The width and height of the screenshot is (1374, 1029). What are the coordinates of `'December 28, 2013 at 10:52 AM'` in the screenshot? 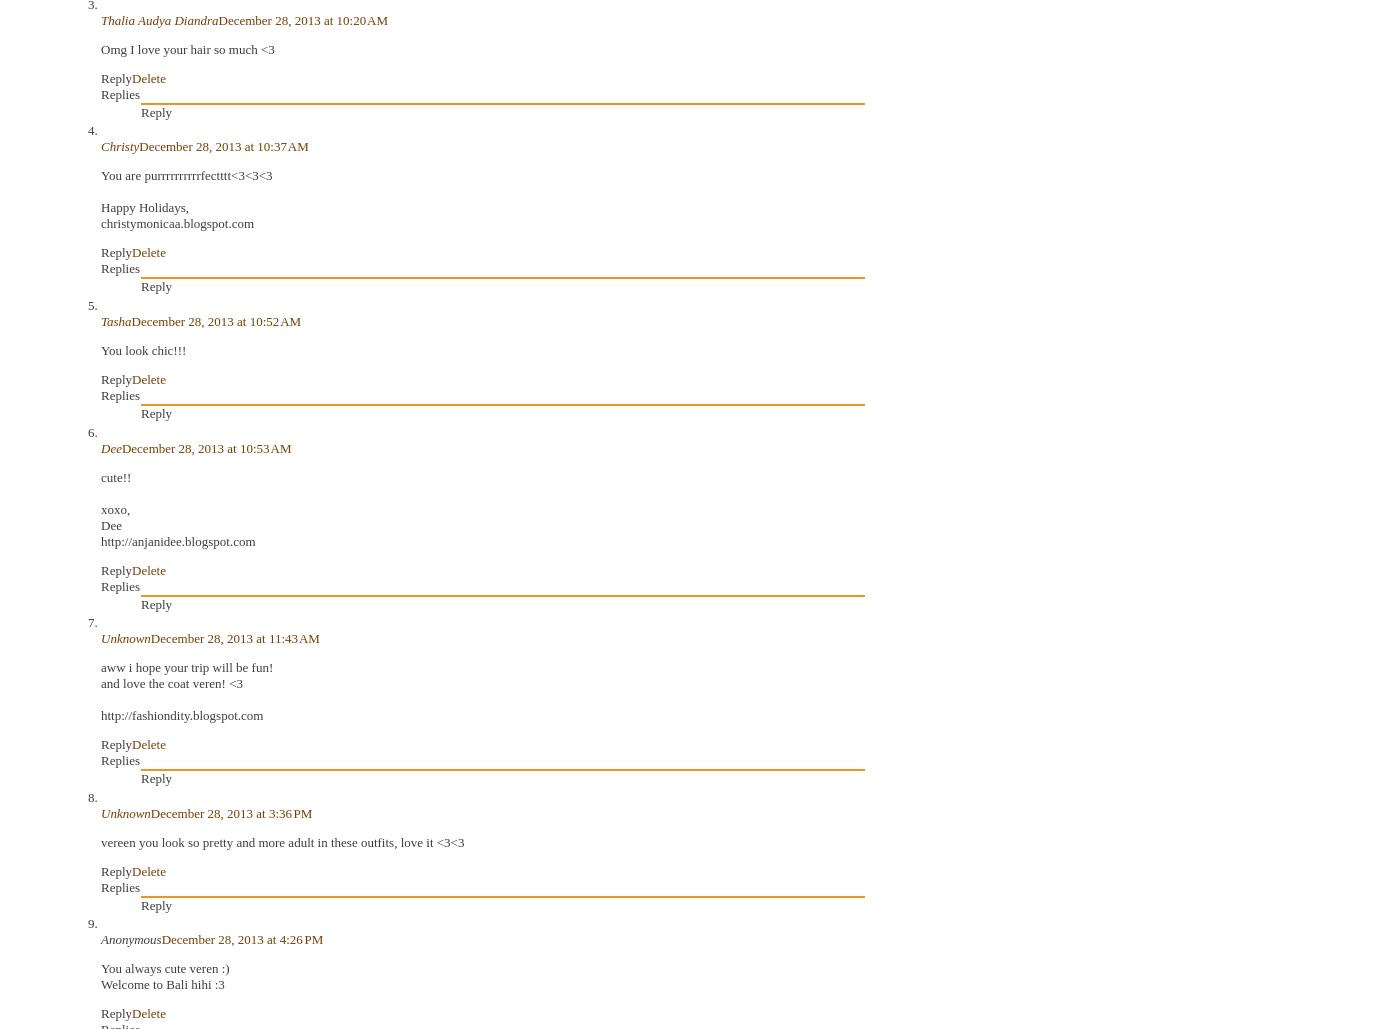 It's located at (129, 320).